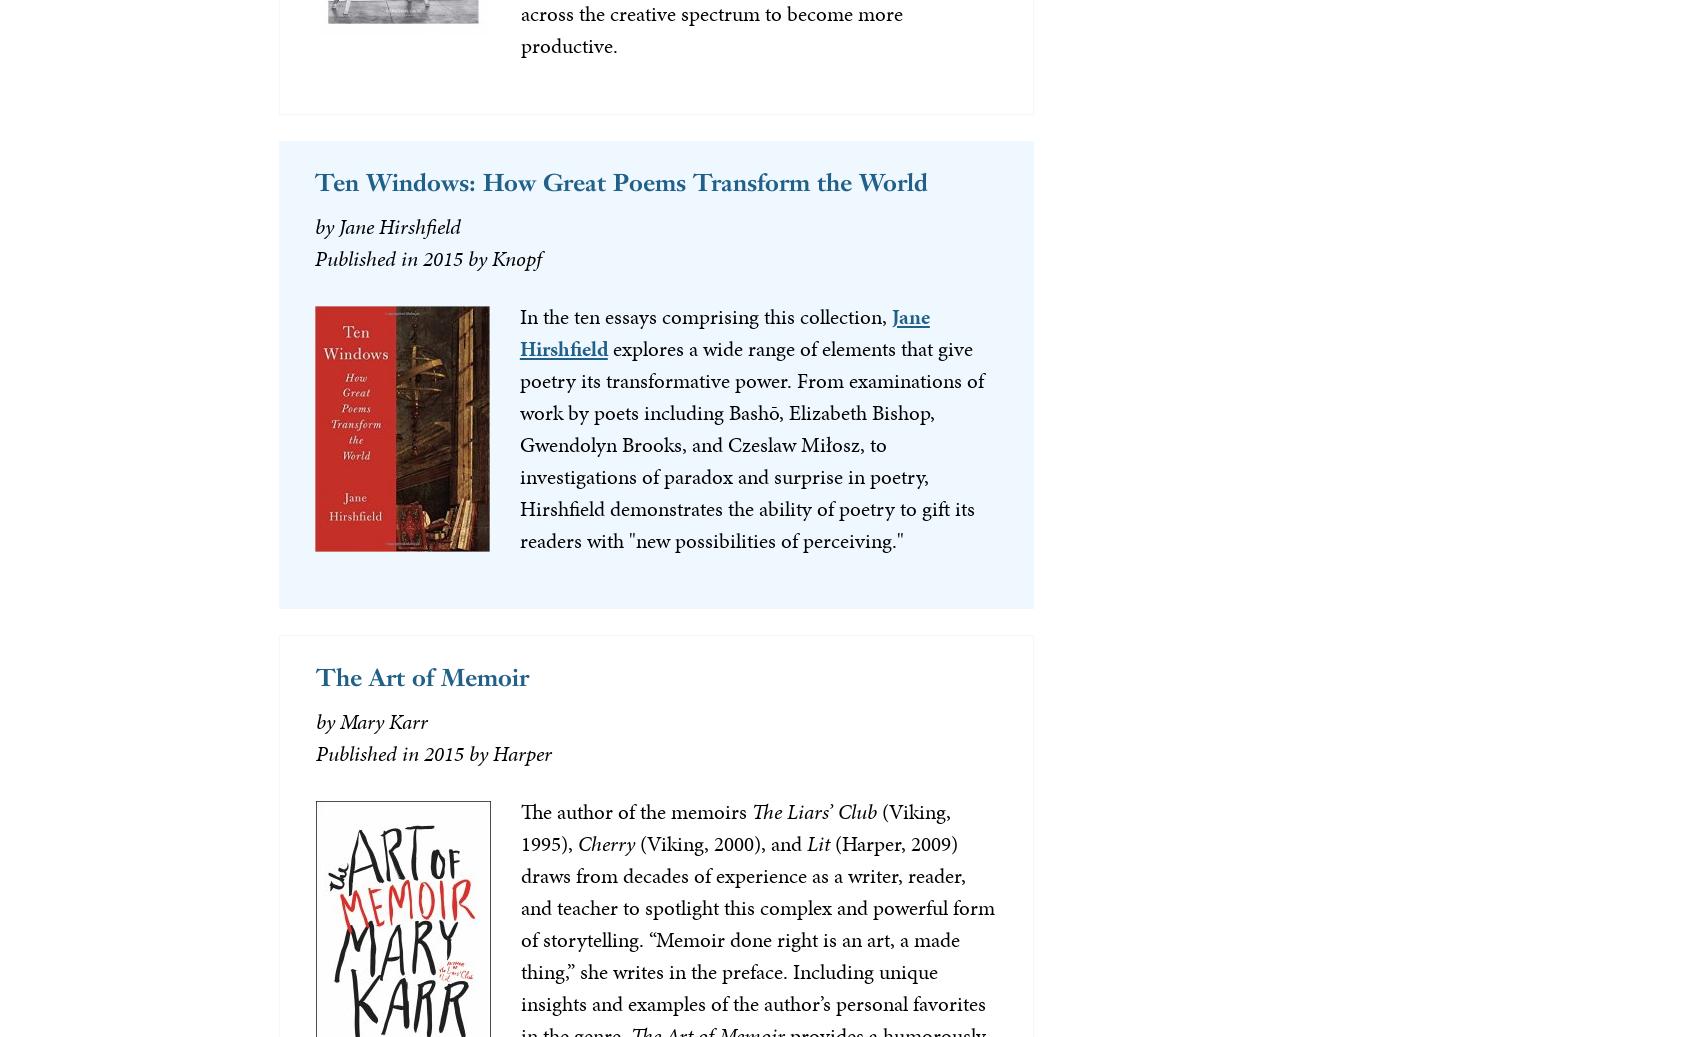 The image size is (1700, 1037). Describe the element at coordinates (509, 752) in the screenshot. I see `'by Harper'` at that location.